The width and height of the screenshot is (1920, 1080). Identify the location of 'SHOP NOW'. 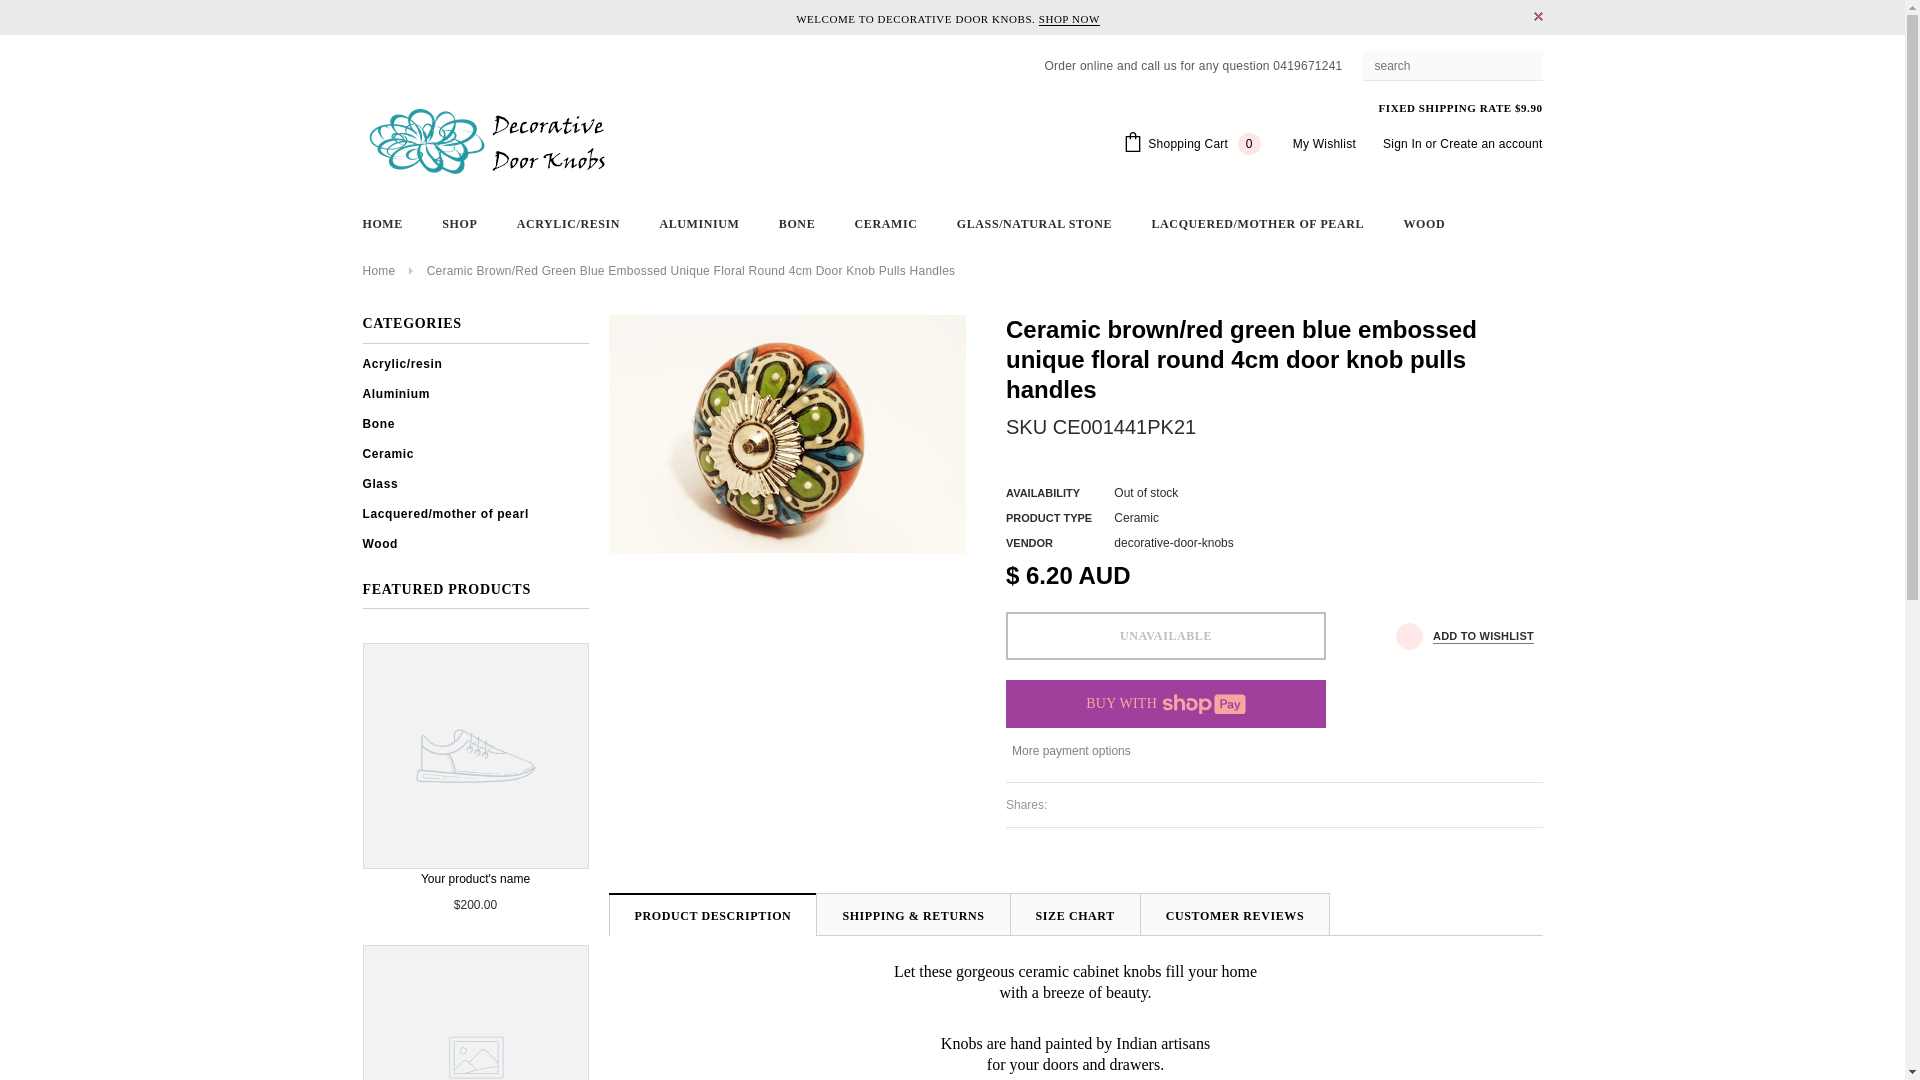
(1068, 19).